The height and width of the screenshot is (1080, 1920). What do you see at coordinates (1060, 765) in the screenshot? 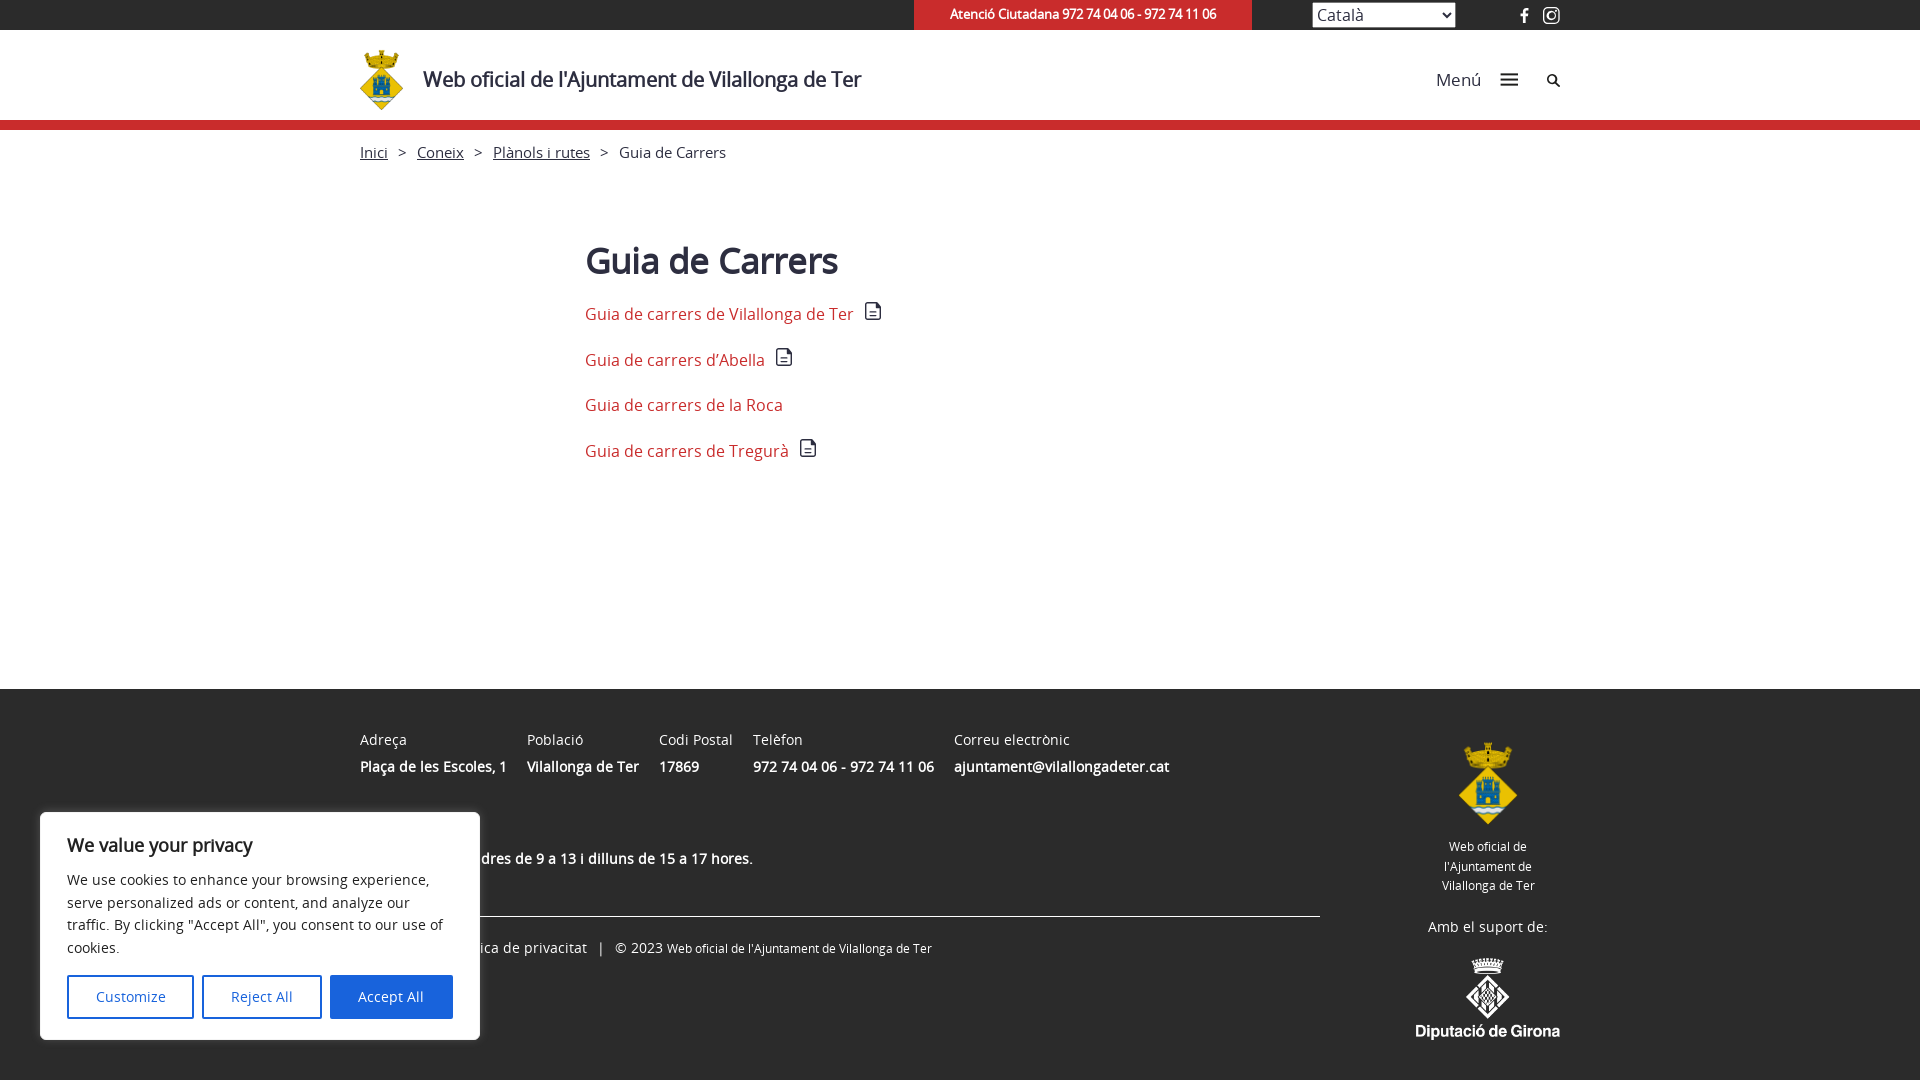
I see `'ajuntament@vilallongadeter.cat'` at bounding box center [1060, 765].